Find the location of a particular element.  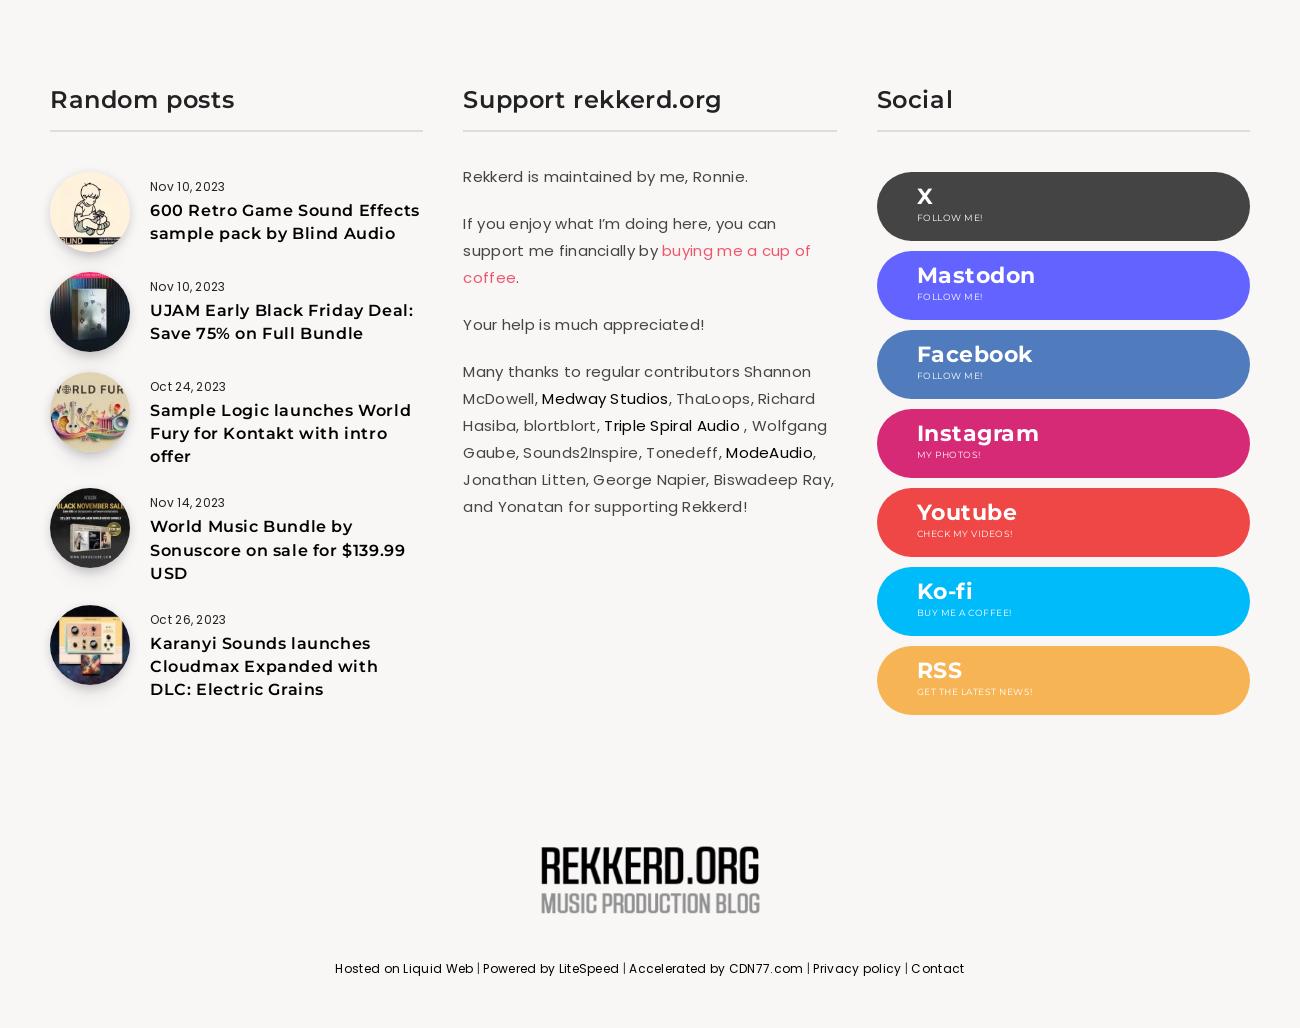

'My photos!' is located at coordinates (947, 453).